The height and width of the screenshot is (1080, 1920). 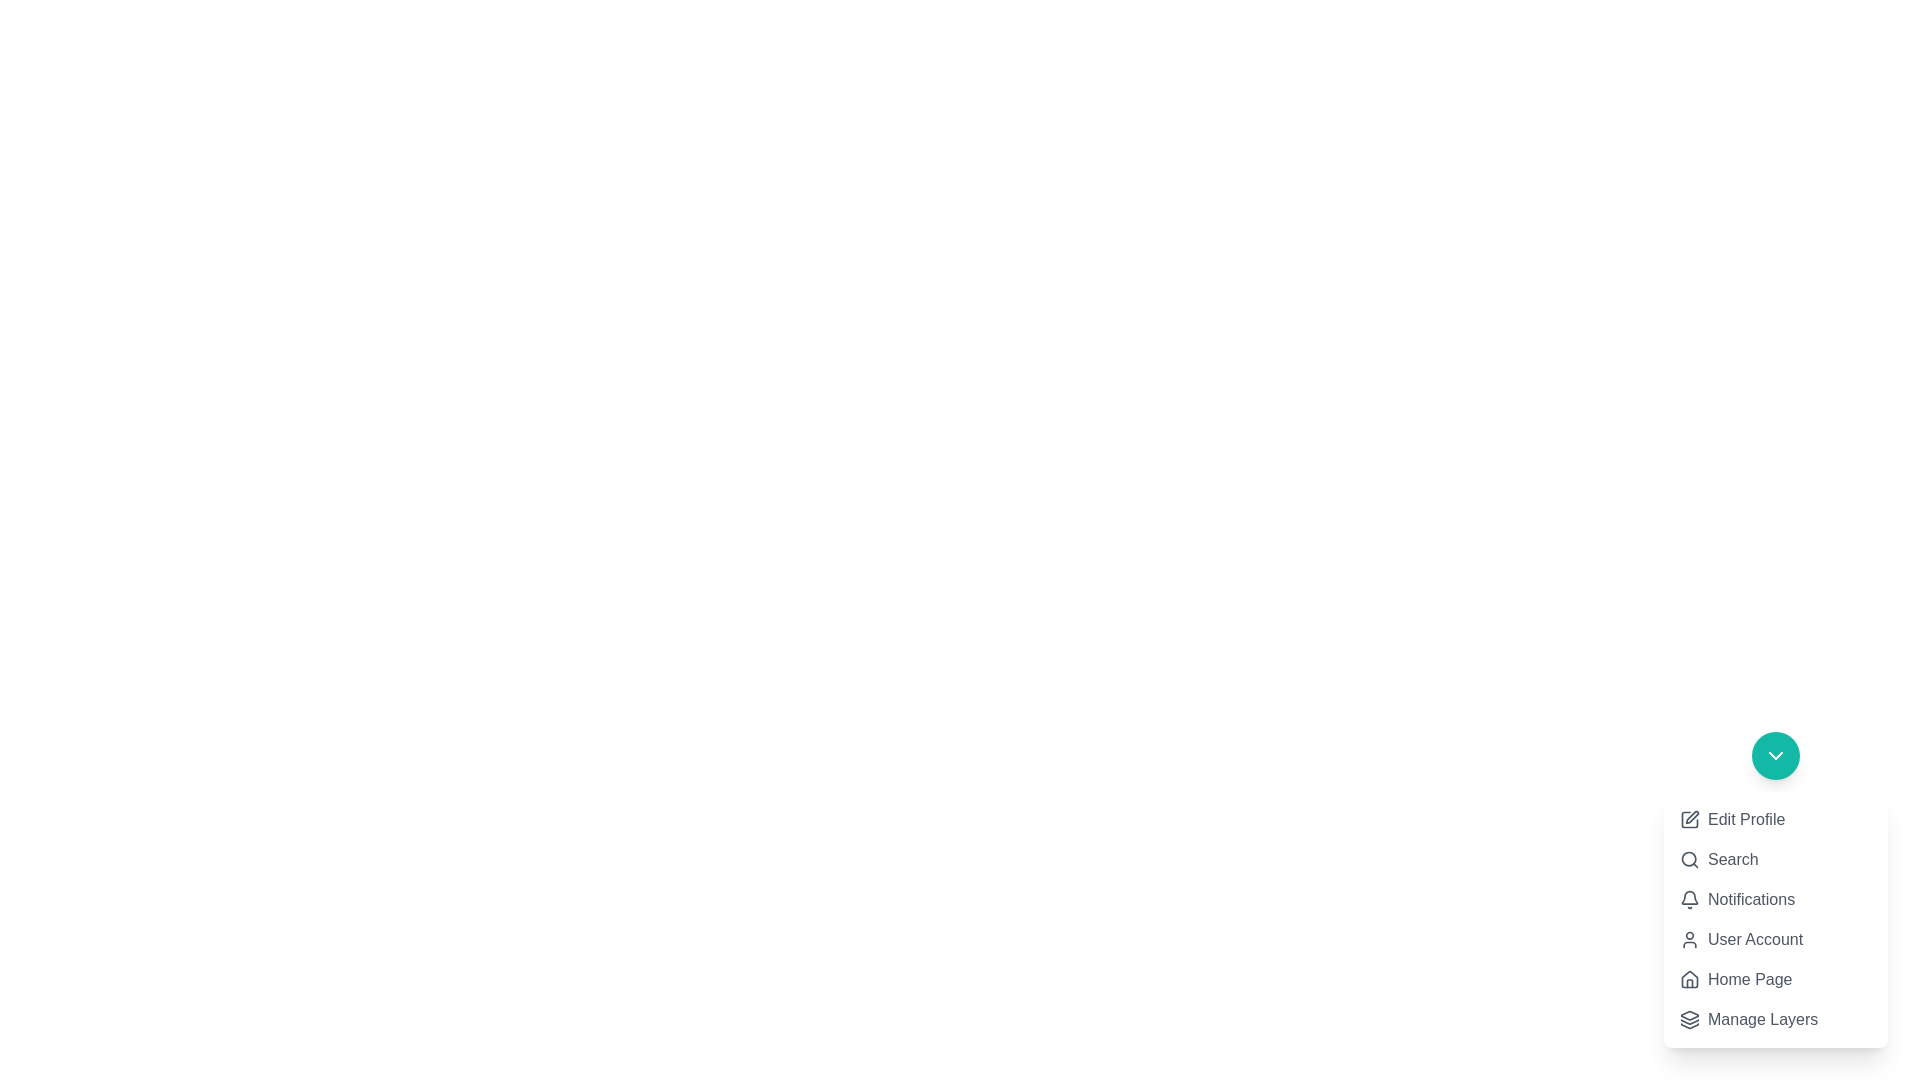 I want to click on the downward chevron icon located in the circular teal button to trigger visual feedback, so click(x=1776, y=756).